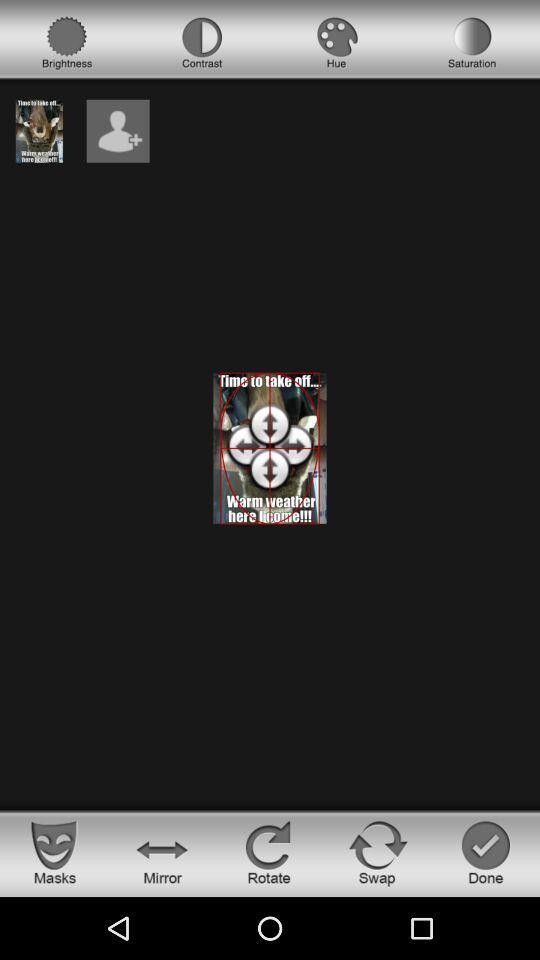  I want to click on hue, so click(337, 42).